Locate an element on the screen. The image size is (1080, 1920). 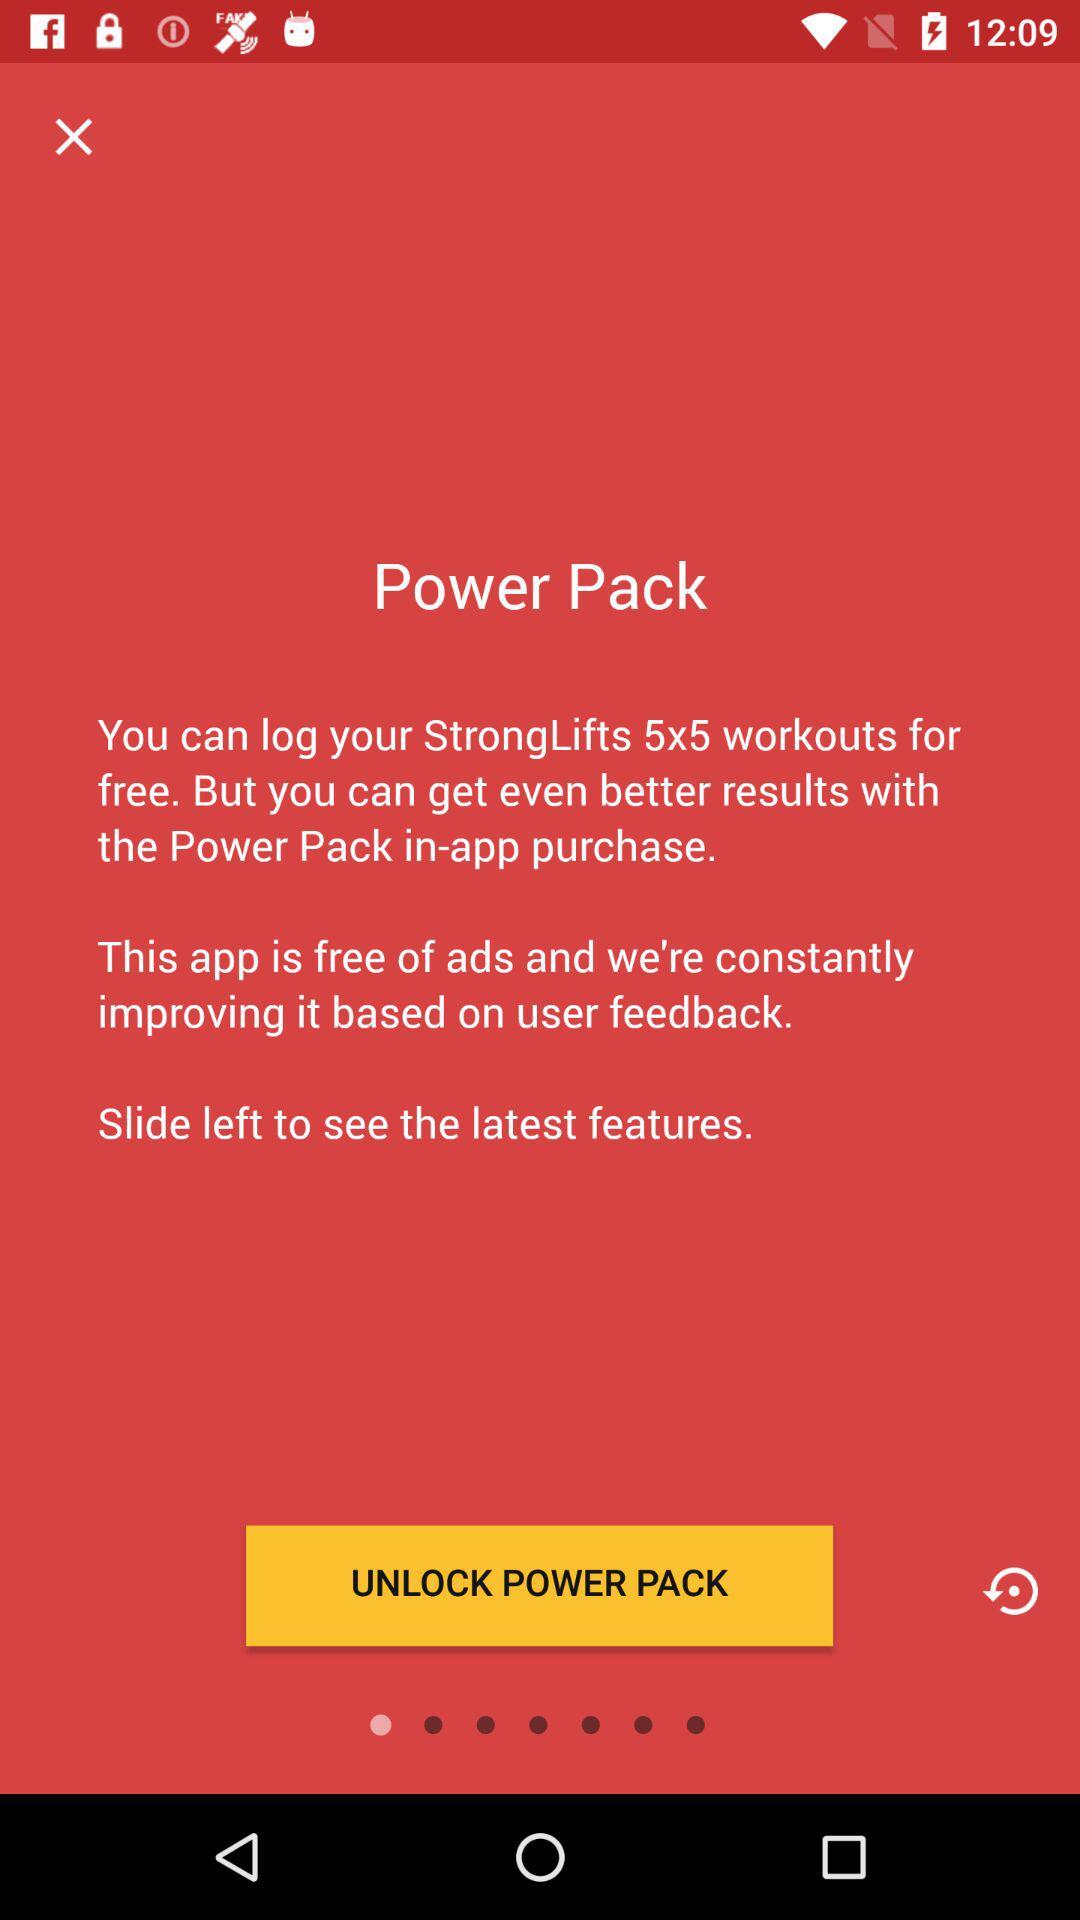
the close icon is located at coordinates (72, 135).